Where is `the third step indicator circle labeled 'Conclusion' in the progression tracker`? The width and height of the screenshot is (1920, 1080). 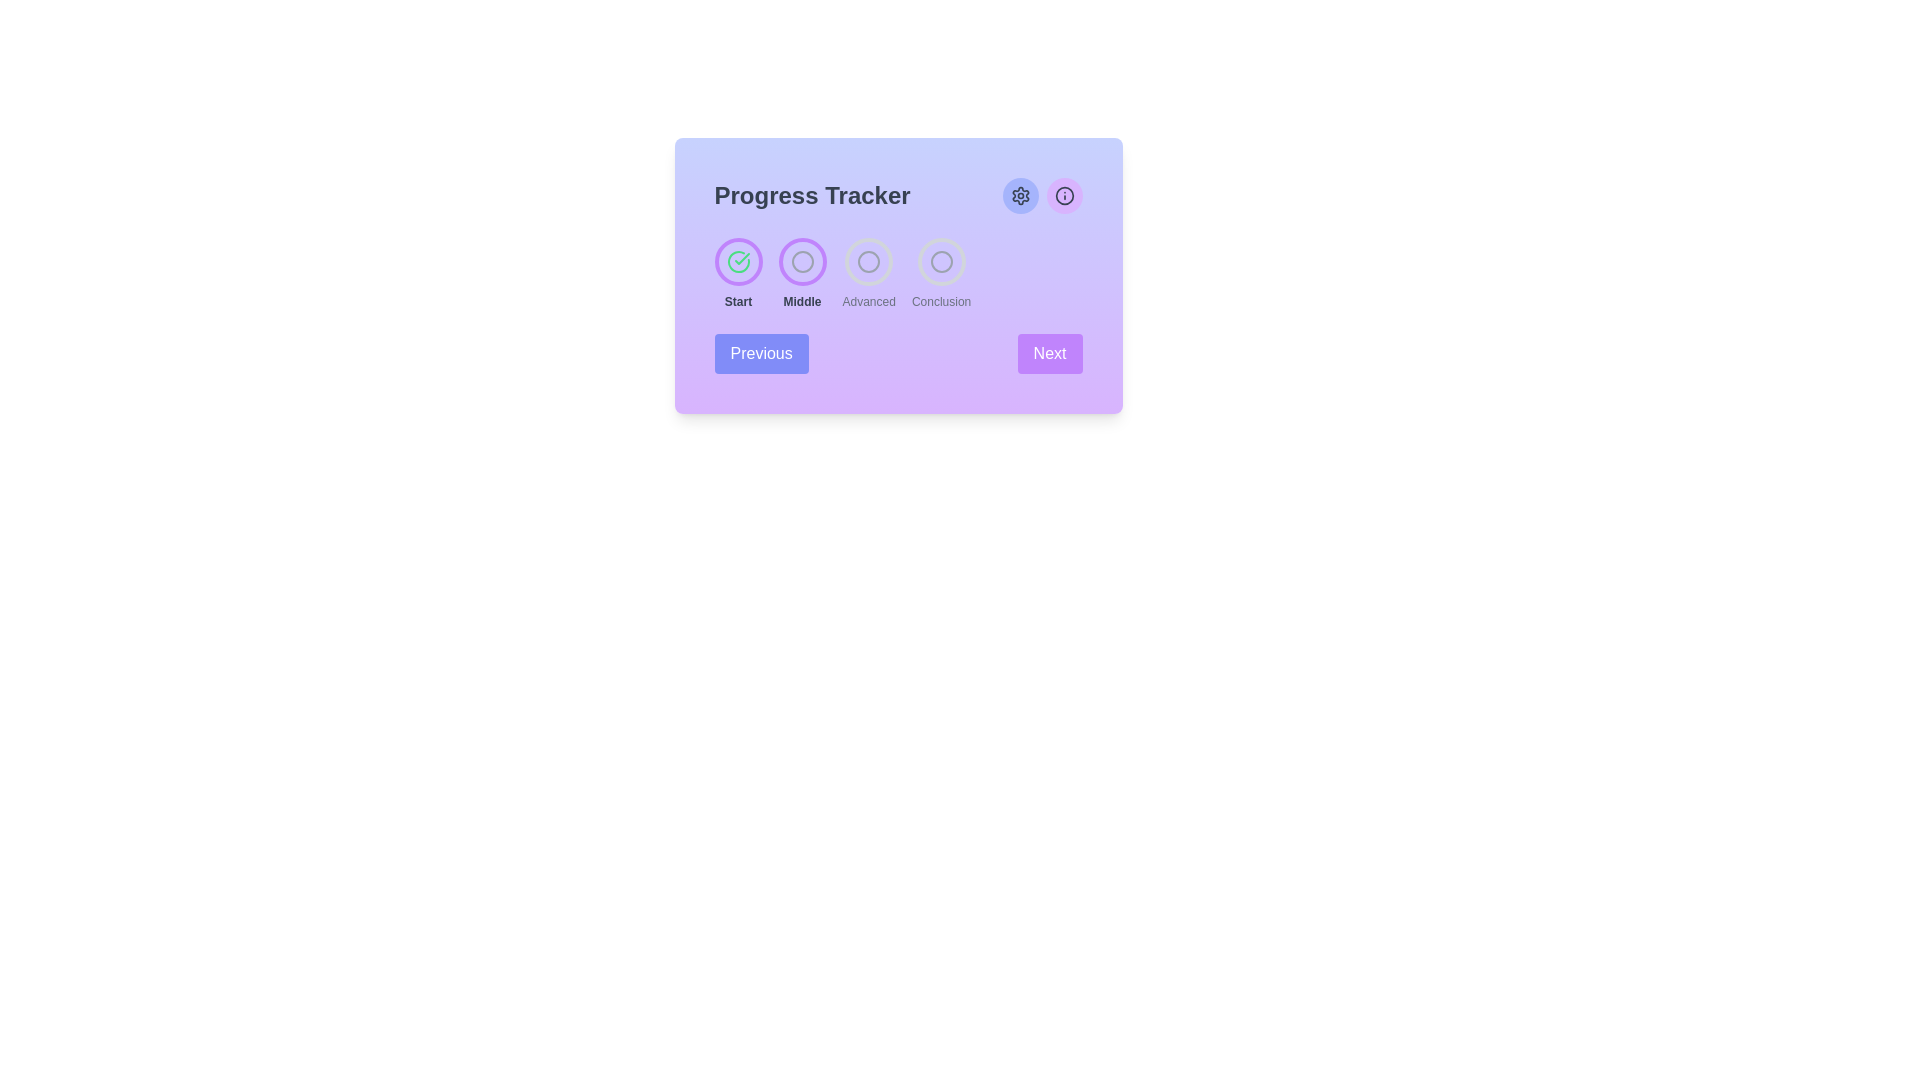
the third step indicator circle labeled 'Conclusion' in the progression tracker is located at coordinates (940, 261).